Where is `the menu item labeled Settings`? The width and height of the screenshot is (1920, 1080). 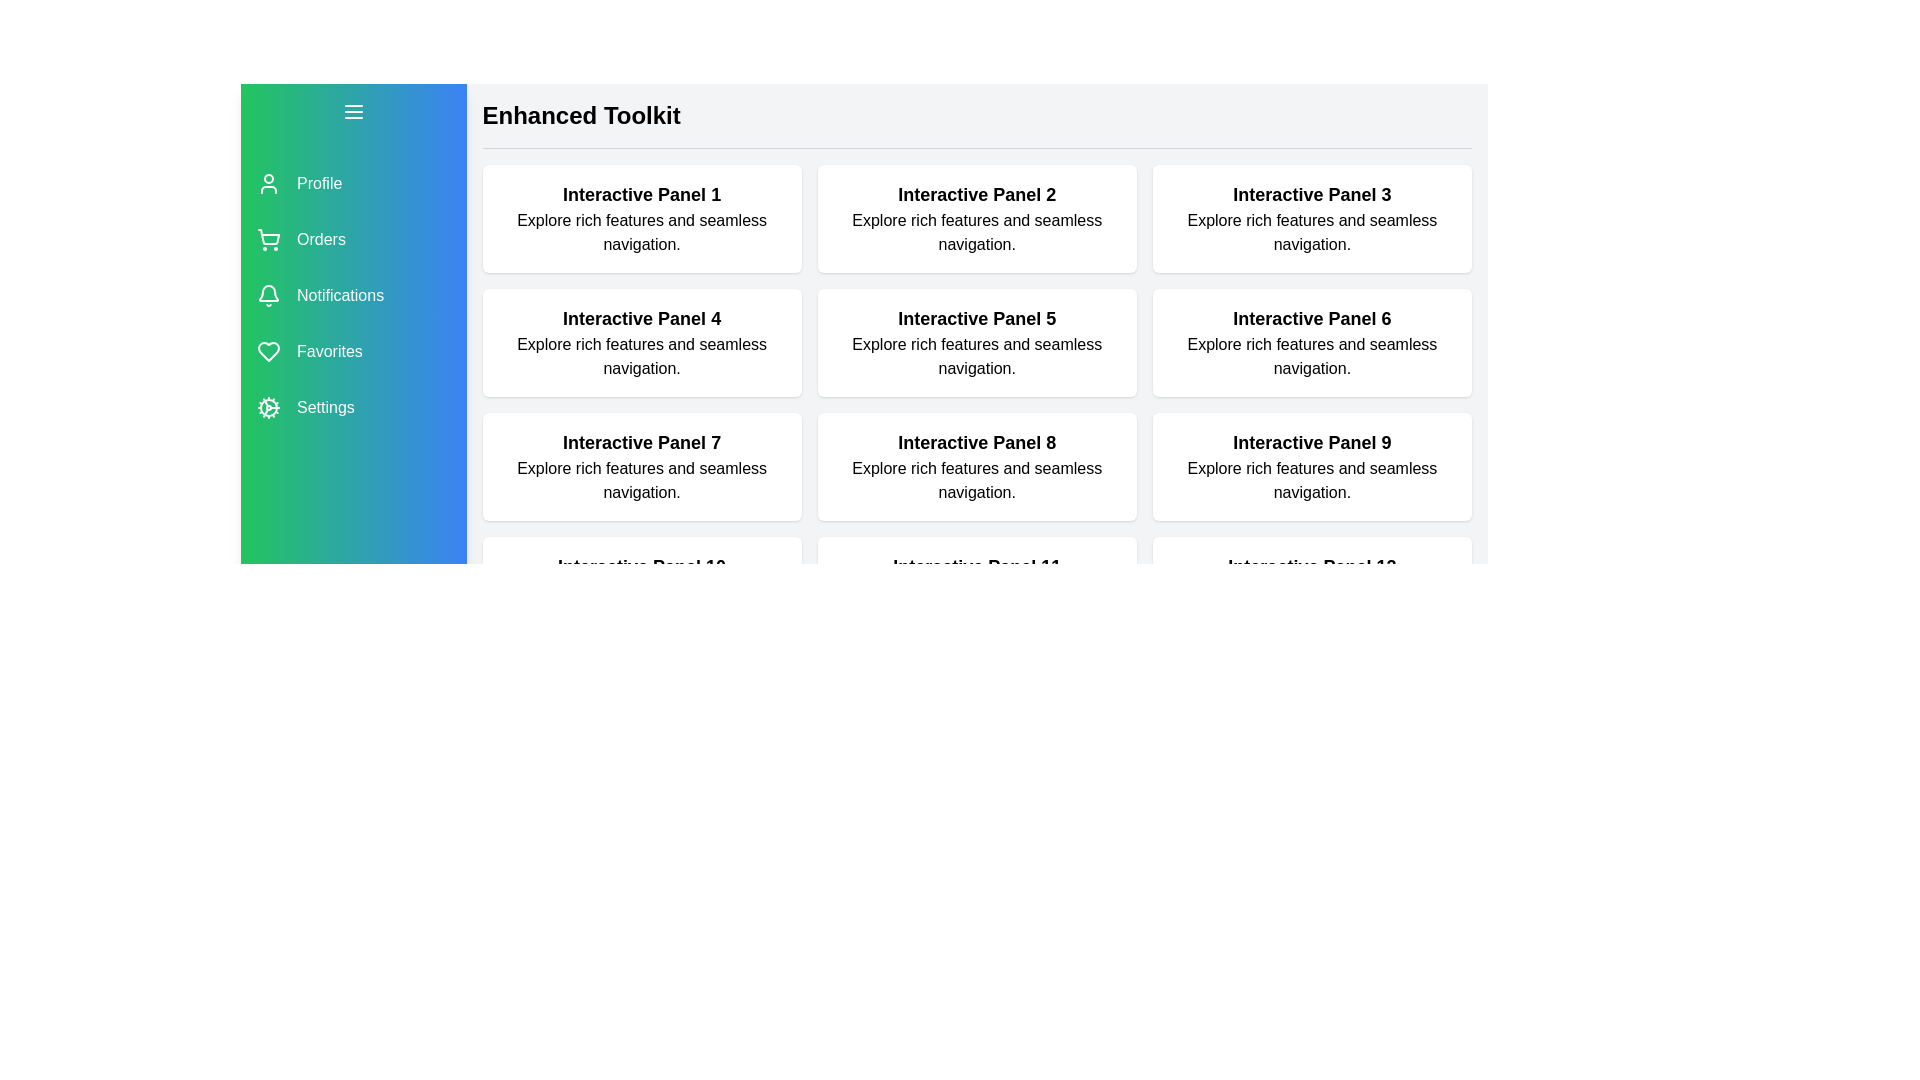 the menu item labeled Settings is located at coordinates (353, 407).